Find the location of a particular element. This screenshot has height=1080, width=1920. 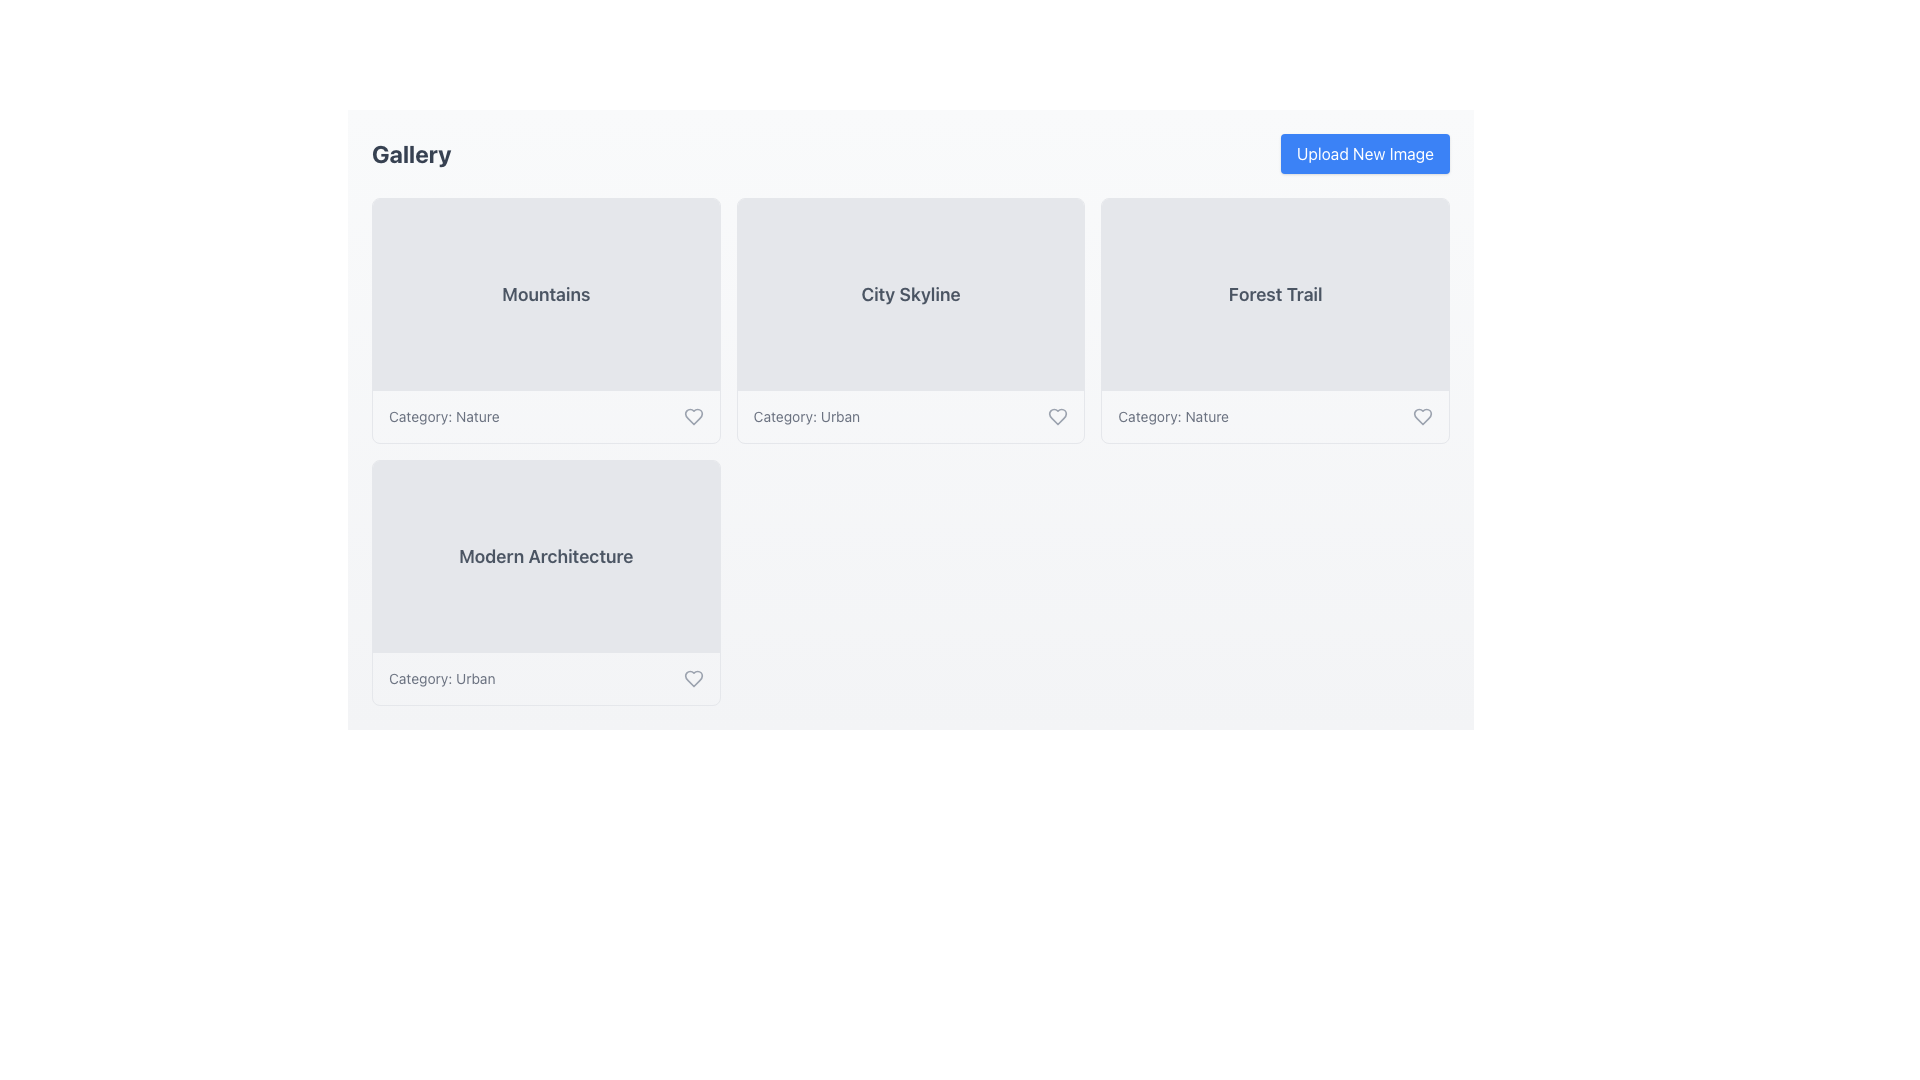

the heart icon button located in the bottom-right corner of the 'Forest Trail' card to mark it as a favorite is located at coordinates (1421, 415).